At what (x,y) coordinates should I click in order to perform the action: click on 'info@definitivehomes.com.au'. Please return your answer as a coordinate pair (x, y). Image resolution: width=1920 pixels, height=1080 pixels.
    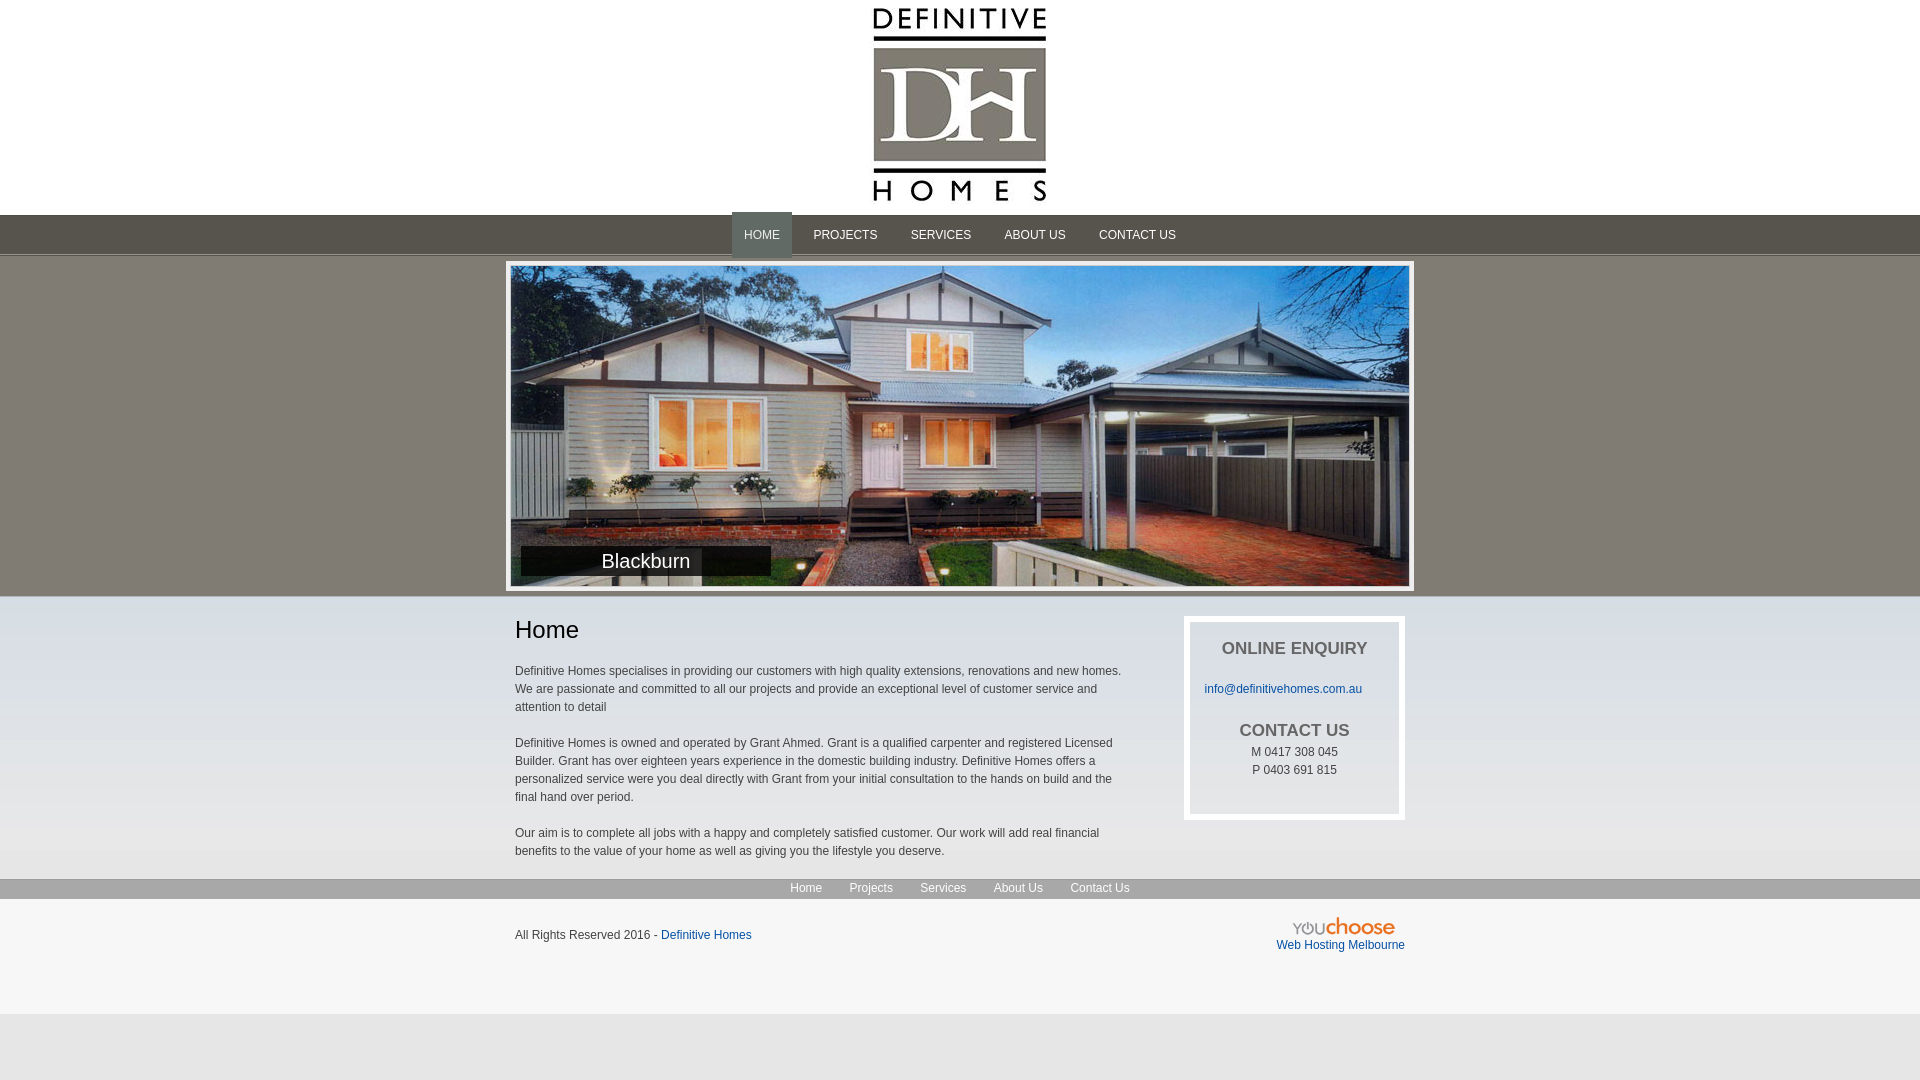
    Looking at the image, I should click on (1283, 688).